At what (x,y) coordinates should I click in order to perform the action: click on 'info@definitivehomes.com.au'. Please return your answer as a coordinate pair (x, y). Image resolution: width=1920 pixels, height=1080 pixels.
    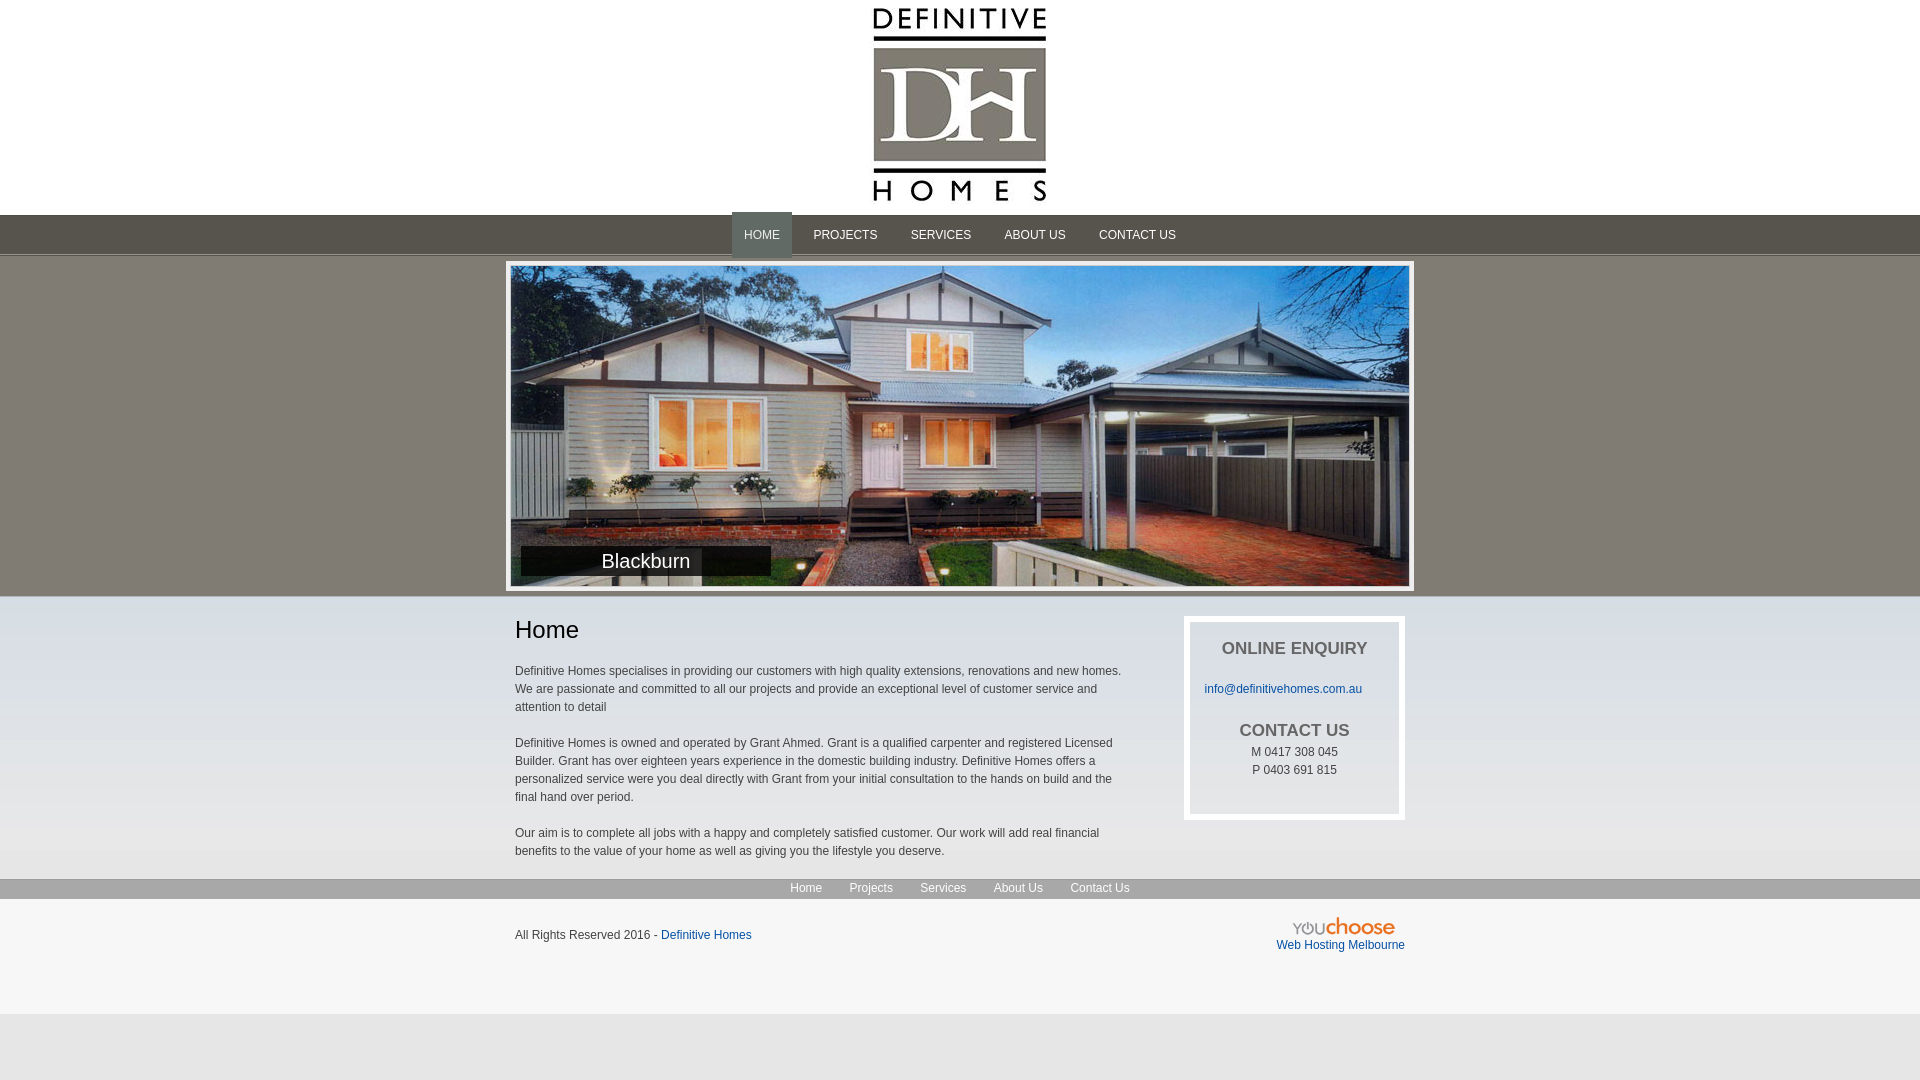
    Looking at the image, I should click on (1283, 688).